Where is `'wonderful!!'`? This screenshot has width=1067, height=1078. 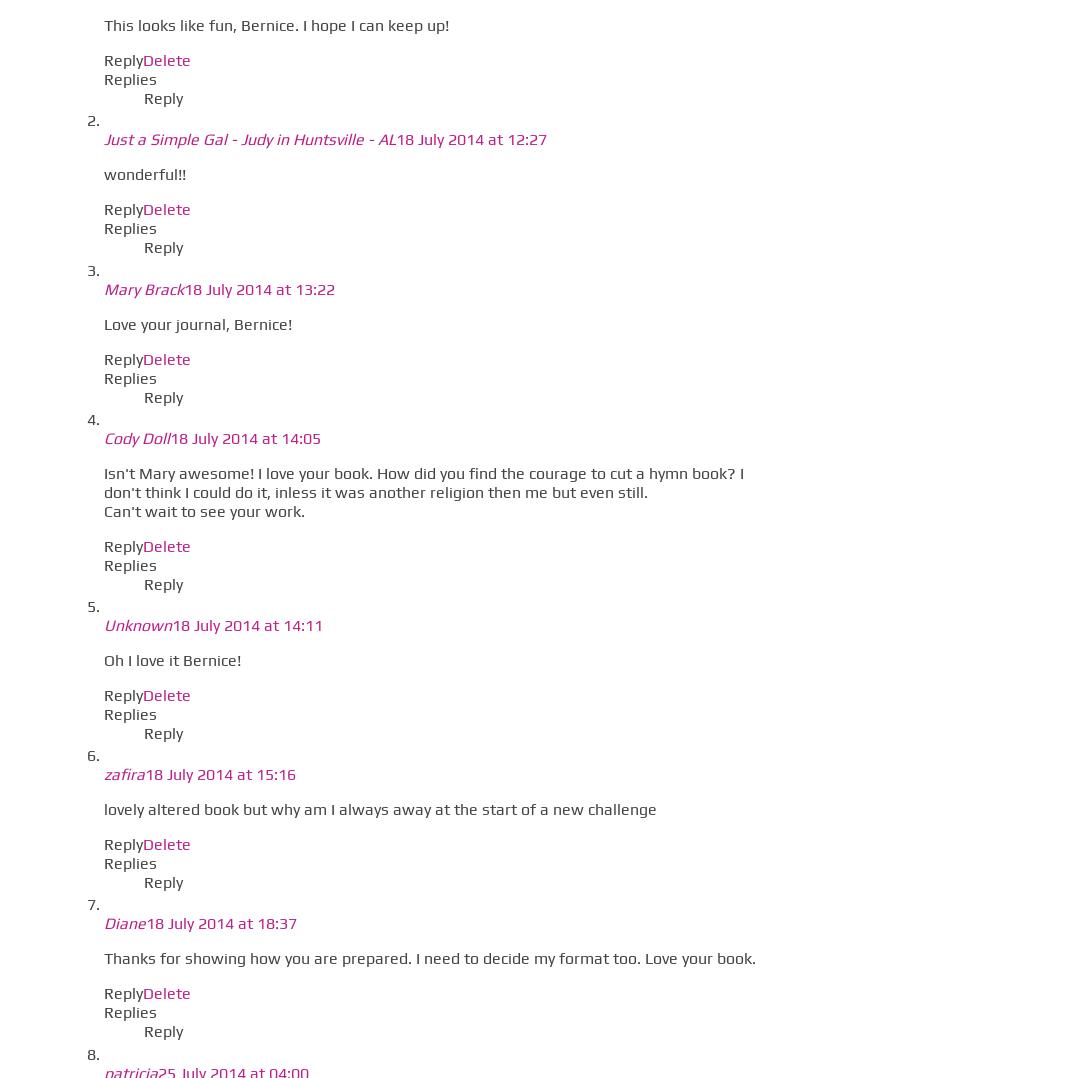 'wonderful!!' is located at coordinates (103, 173).